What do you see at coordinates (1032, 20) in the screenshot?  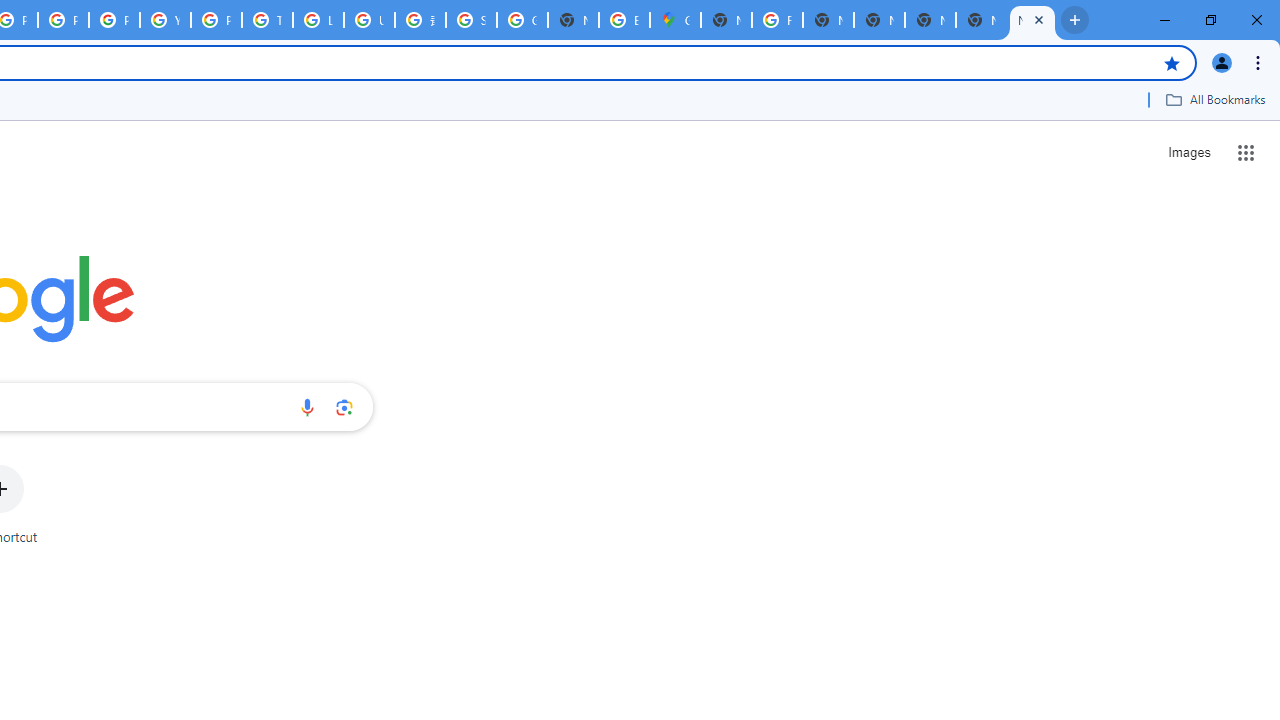 I see `'New Tab'` at bounding box center [1032, 20].